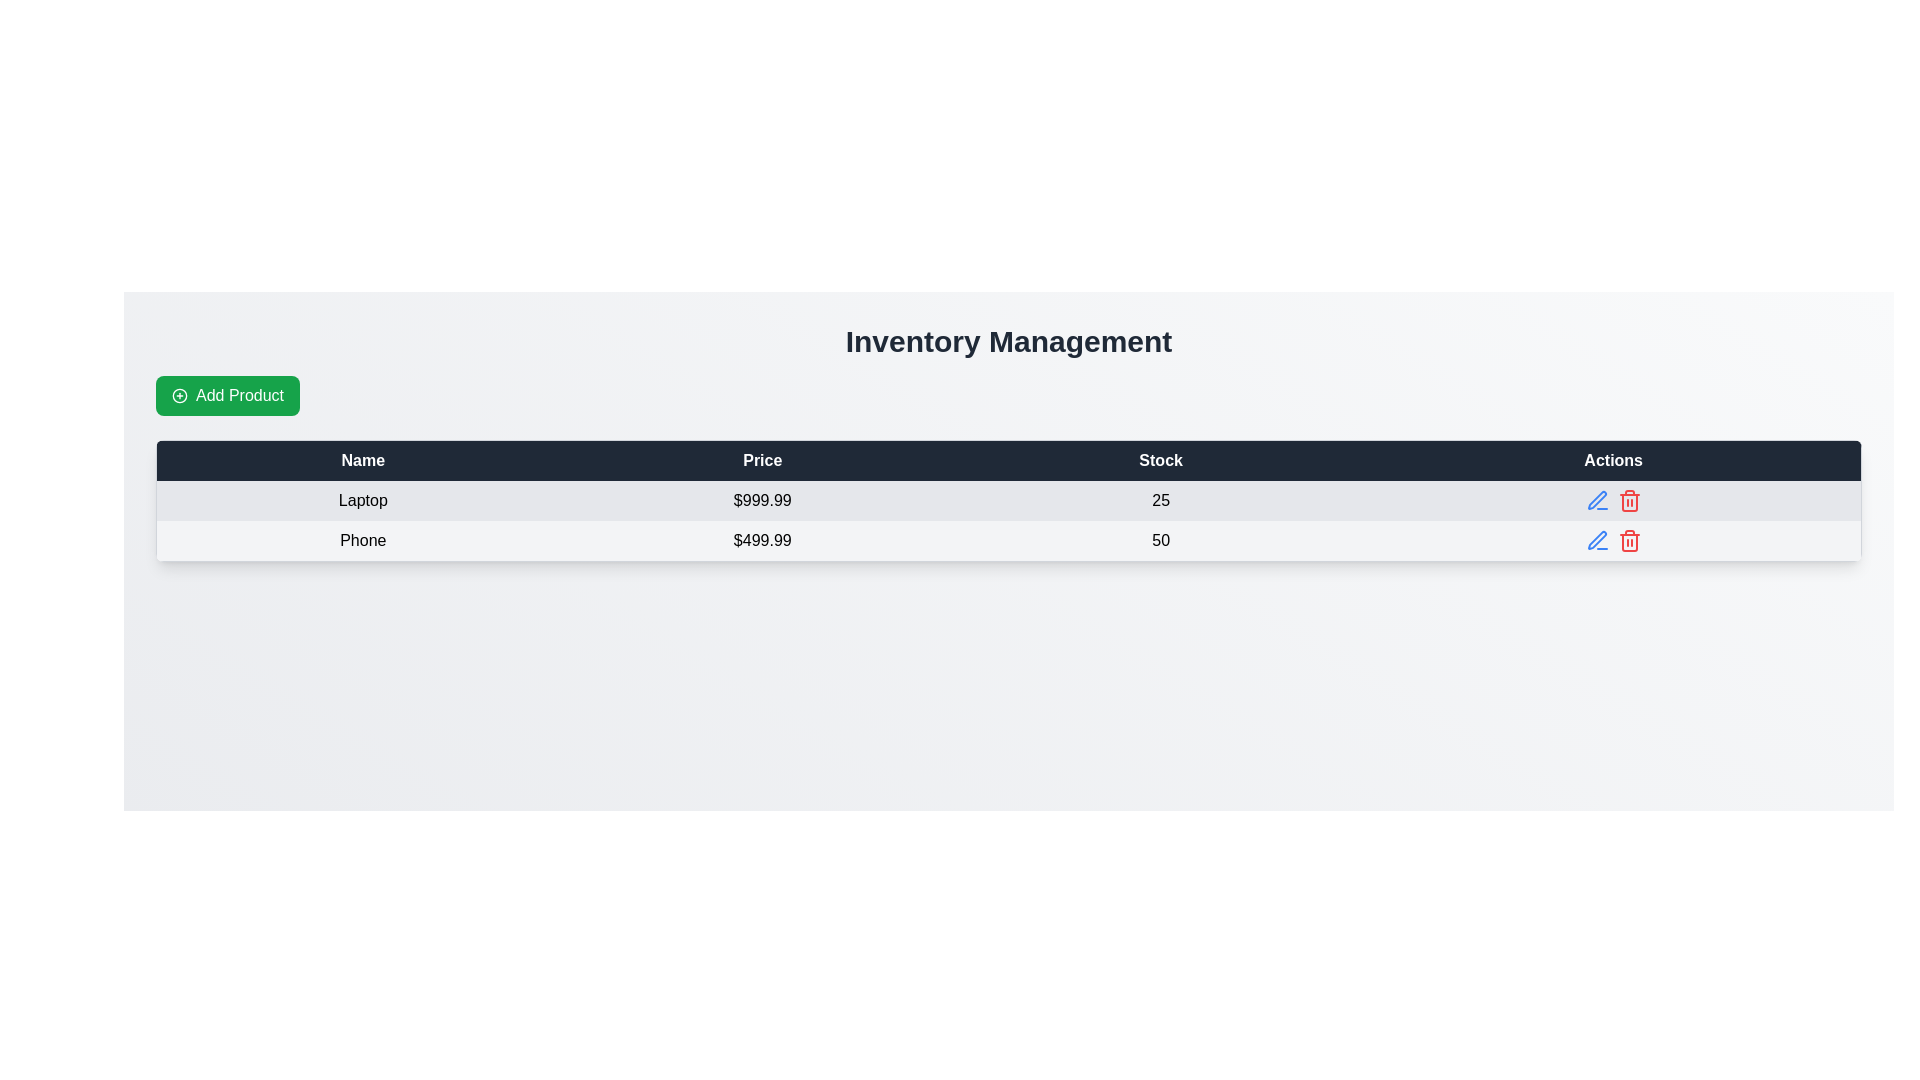 The image size is (1920, 1080). I want to click on the price display for the item 'Laptop' in the 'Inventory Management' table, which is located in the second column of the first data row, so click(761, 500).